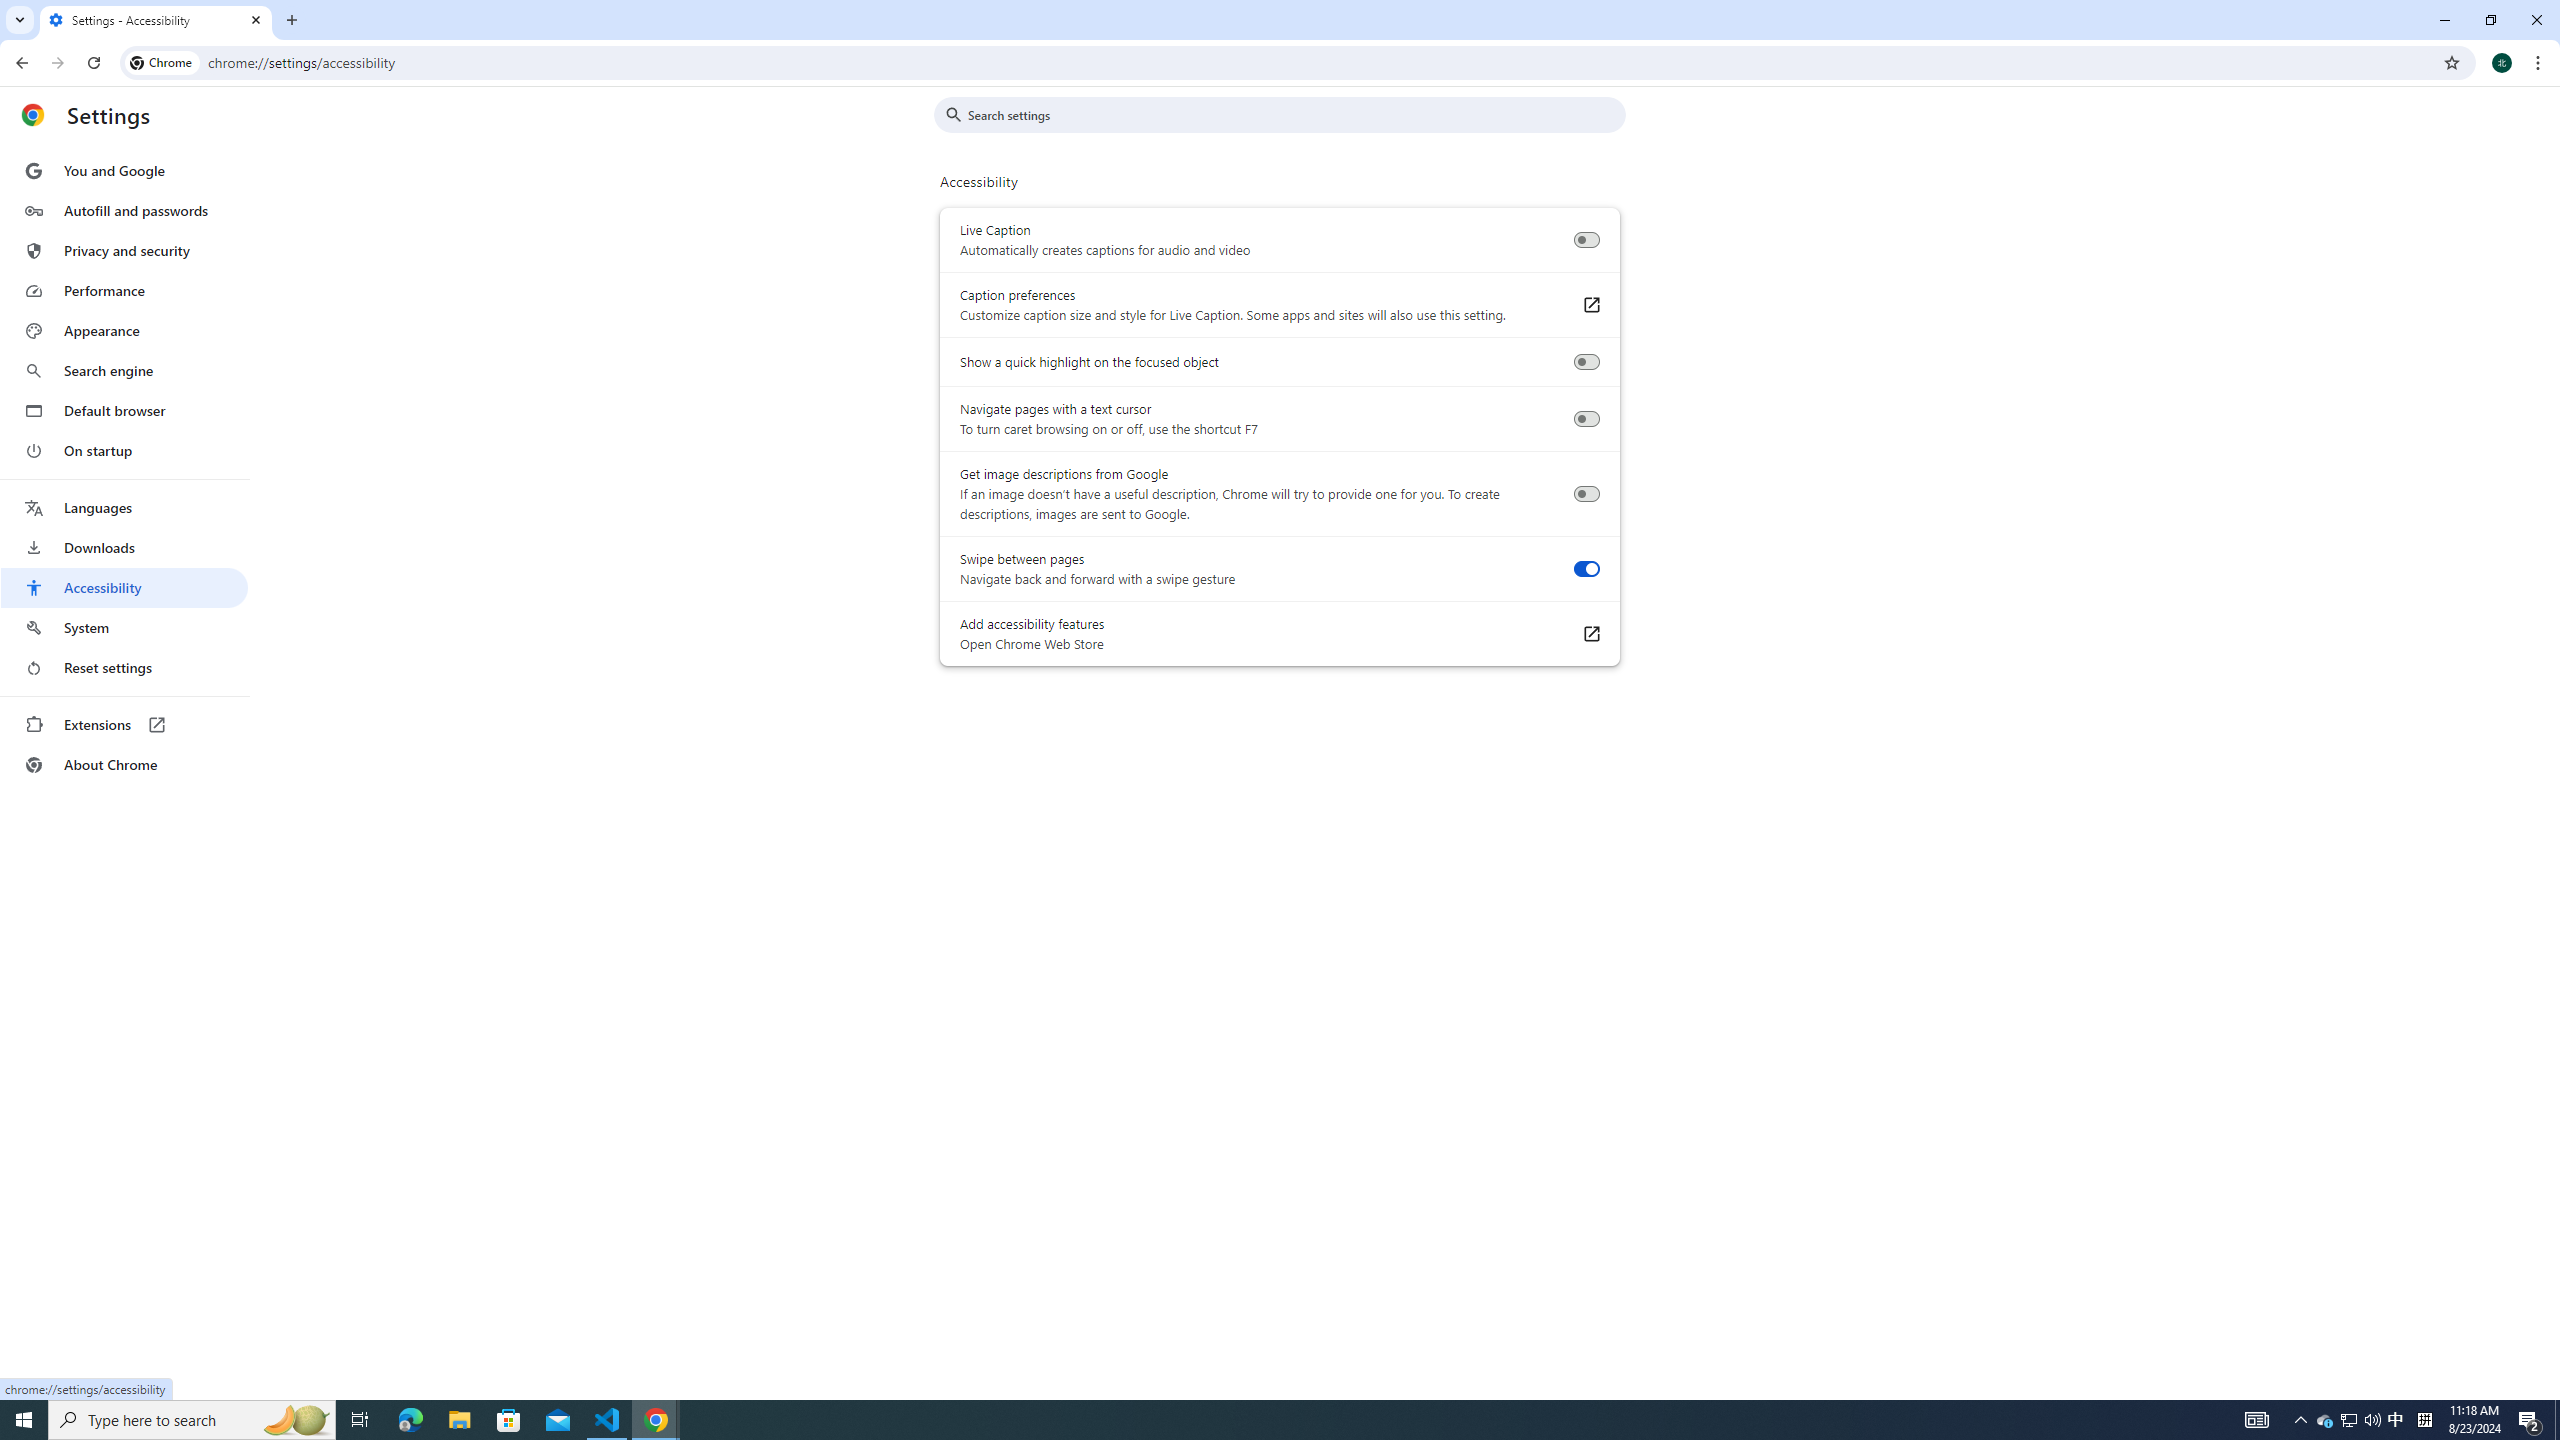  What do you see at coordinates (1585, 240) in the screenshot?
I see `'Live Caption'` at bounding box center [1585, 240].